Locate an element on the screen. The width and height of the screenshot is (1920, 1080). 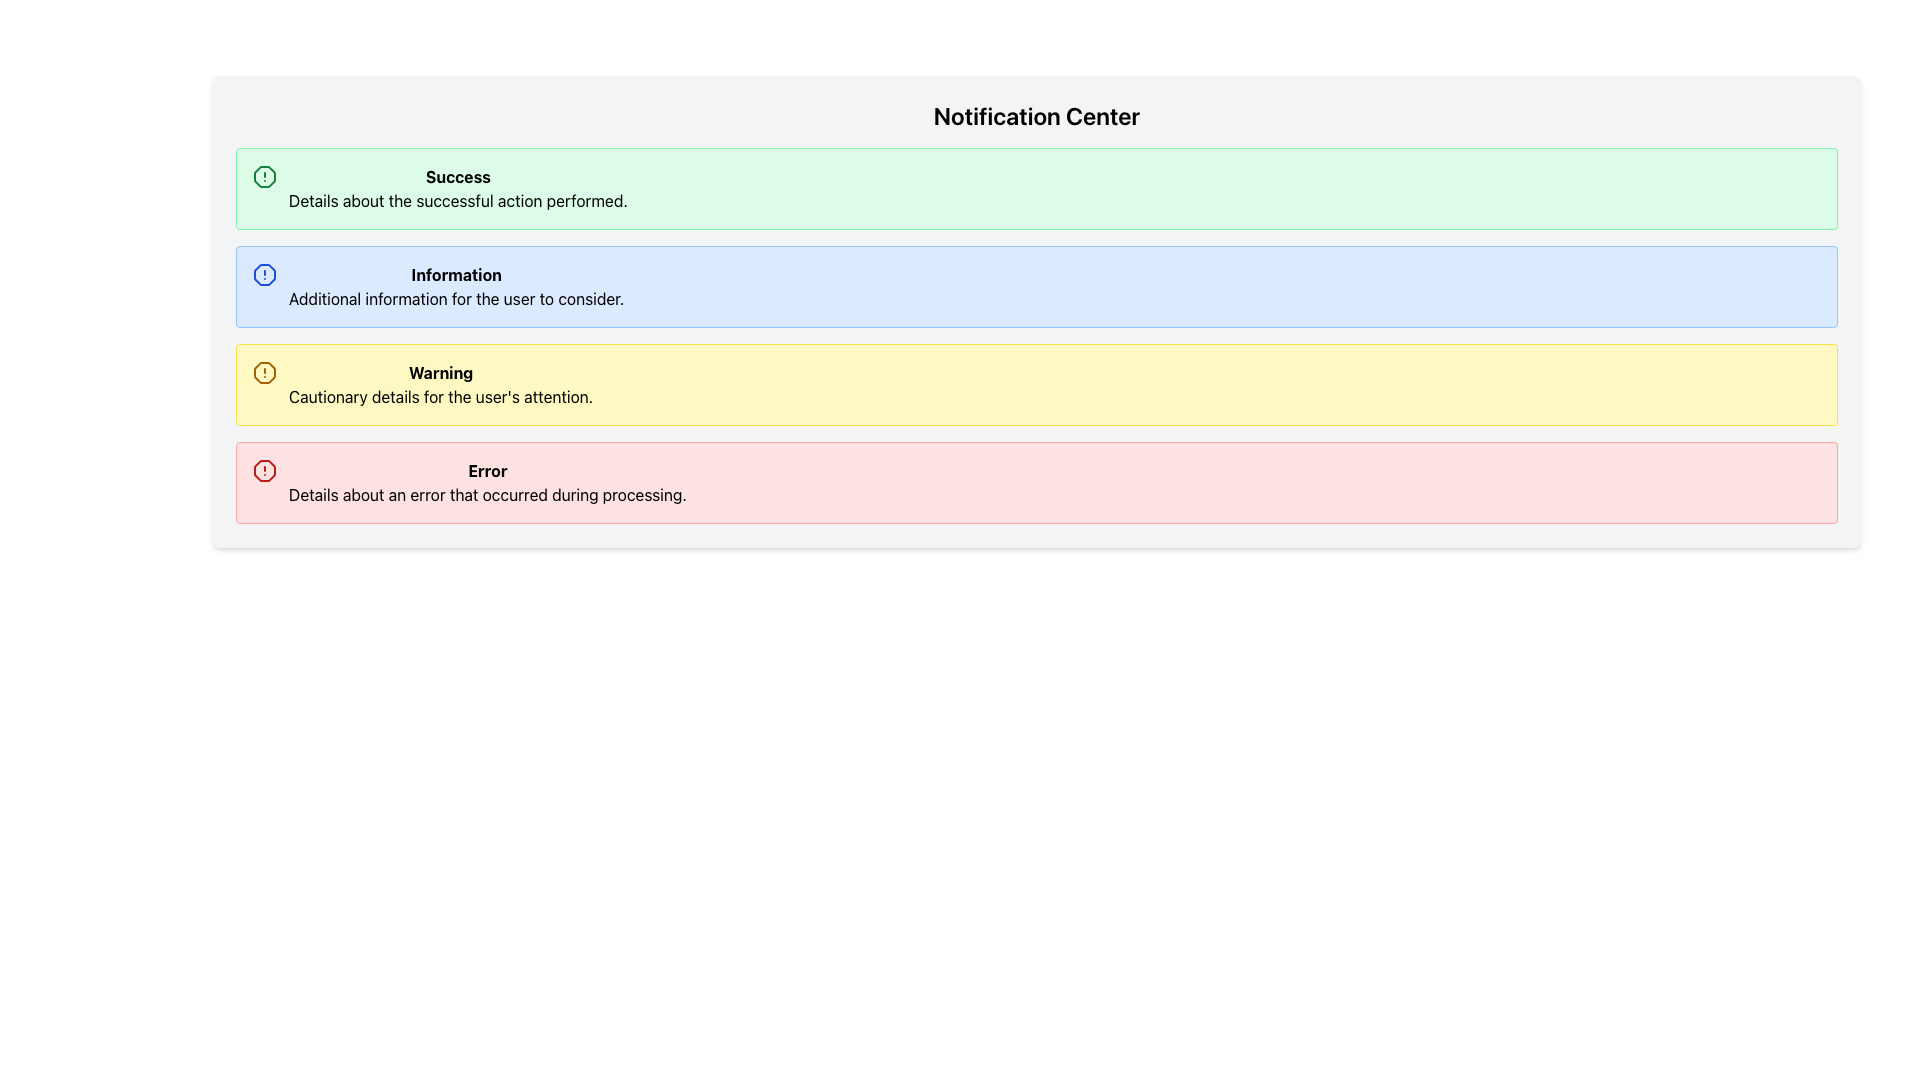
informational content from the Text Block located below the 'Success' notification and above the 'Warning' notification is located at coordinates (455, 286).